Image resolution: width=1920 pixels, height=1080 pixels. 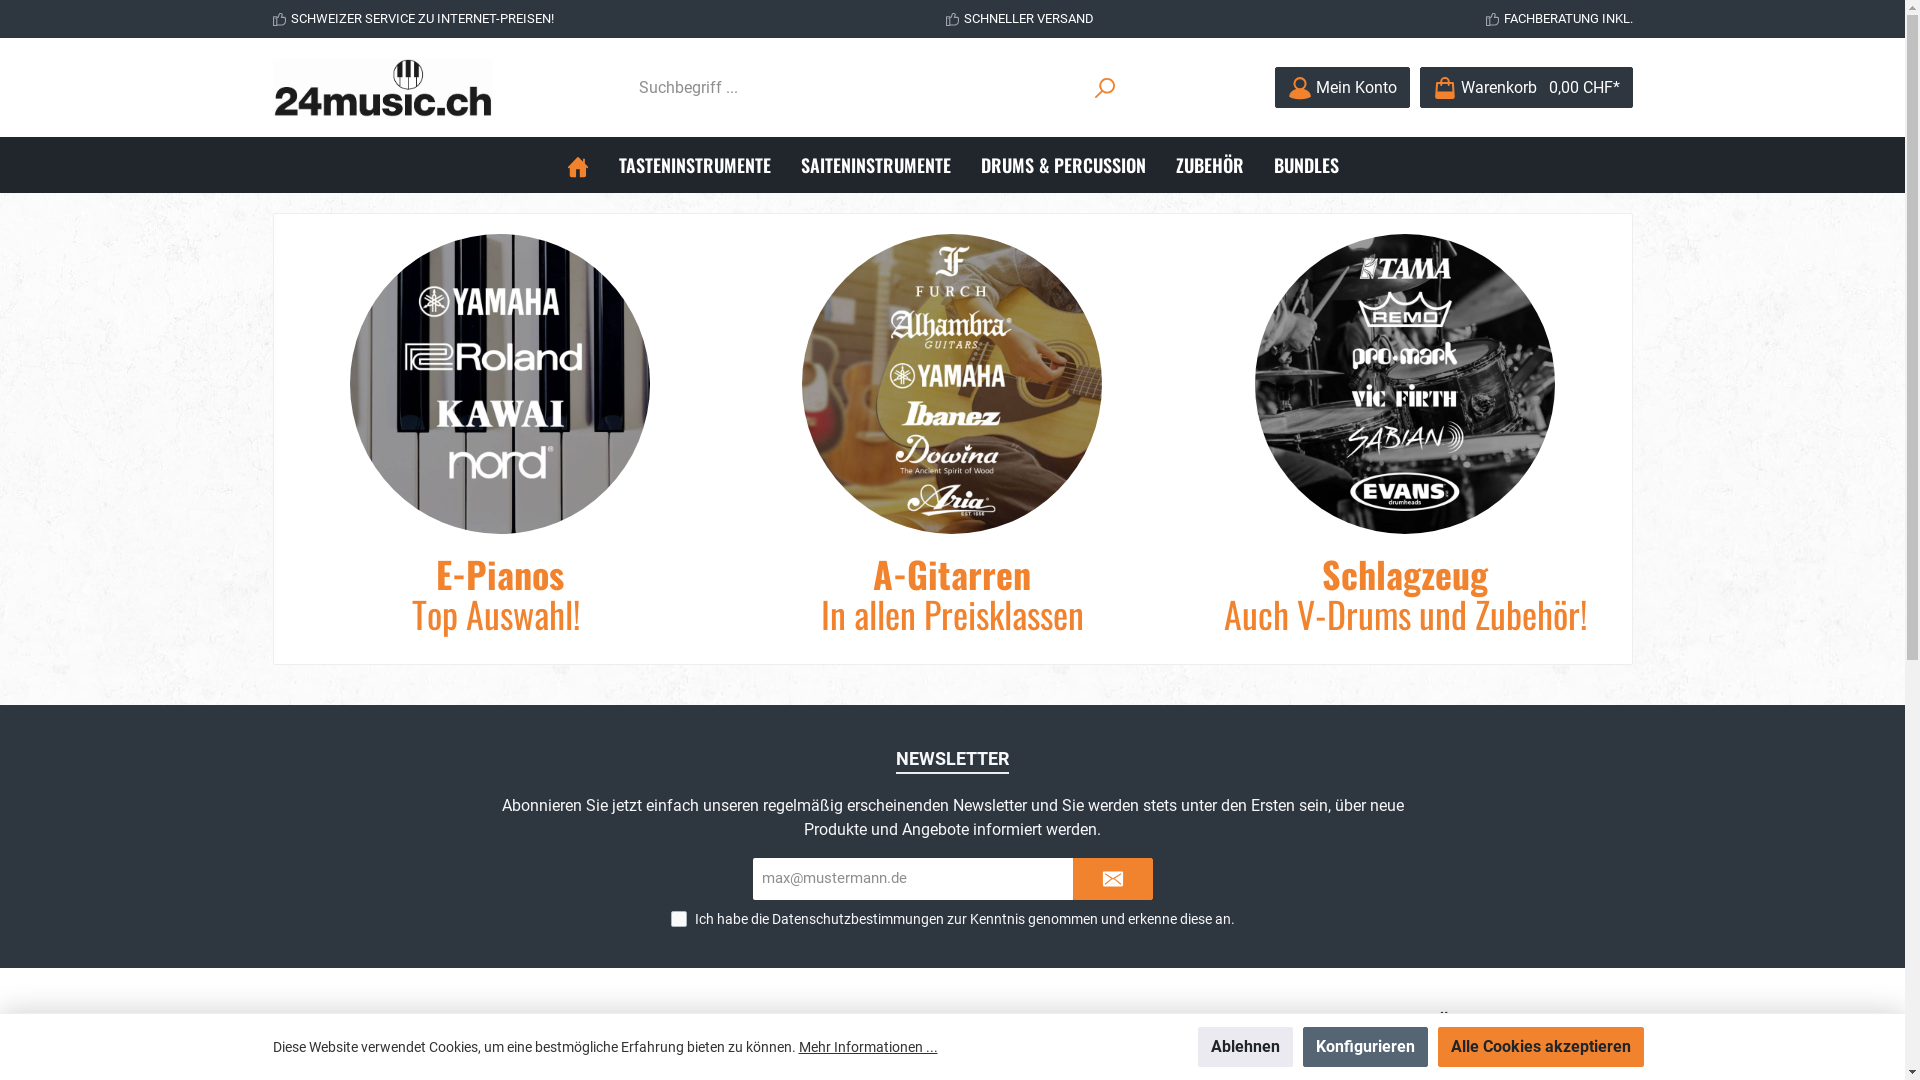 What do you see at coordinates (796, 1045) in the screenshot?
I see `'Mehr Informationen ...'` at bounding box center [796, 1045].